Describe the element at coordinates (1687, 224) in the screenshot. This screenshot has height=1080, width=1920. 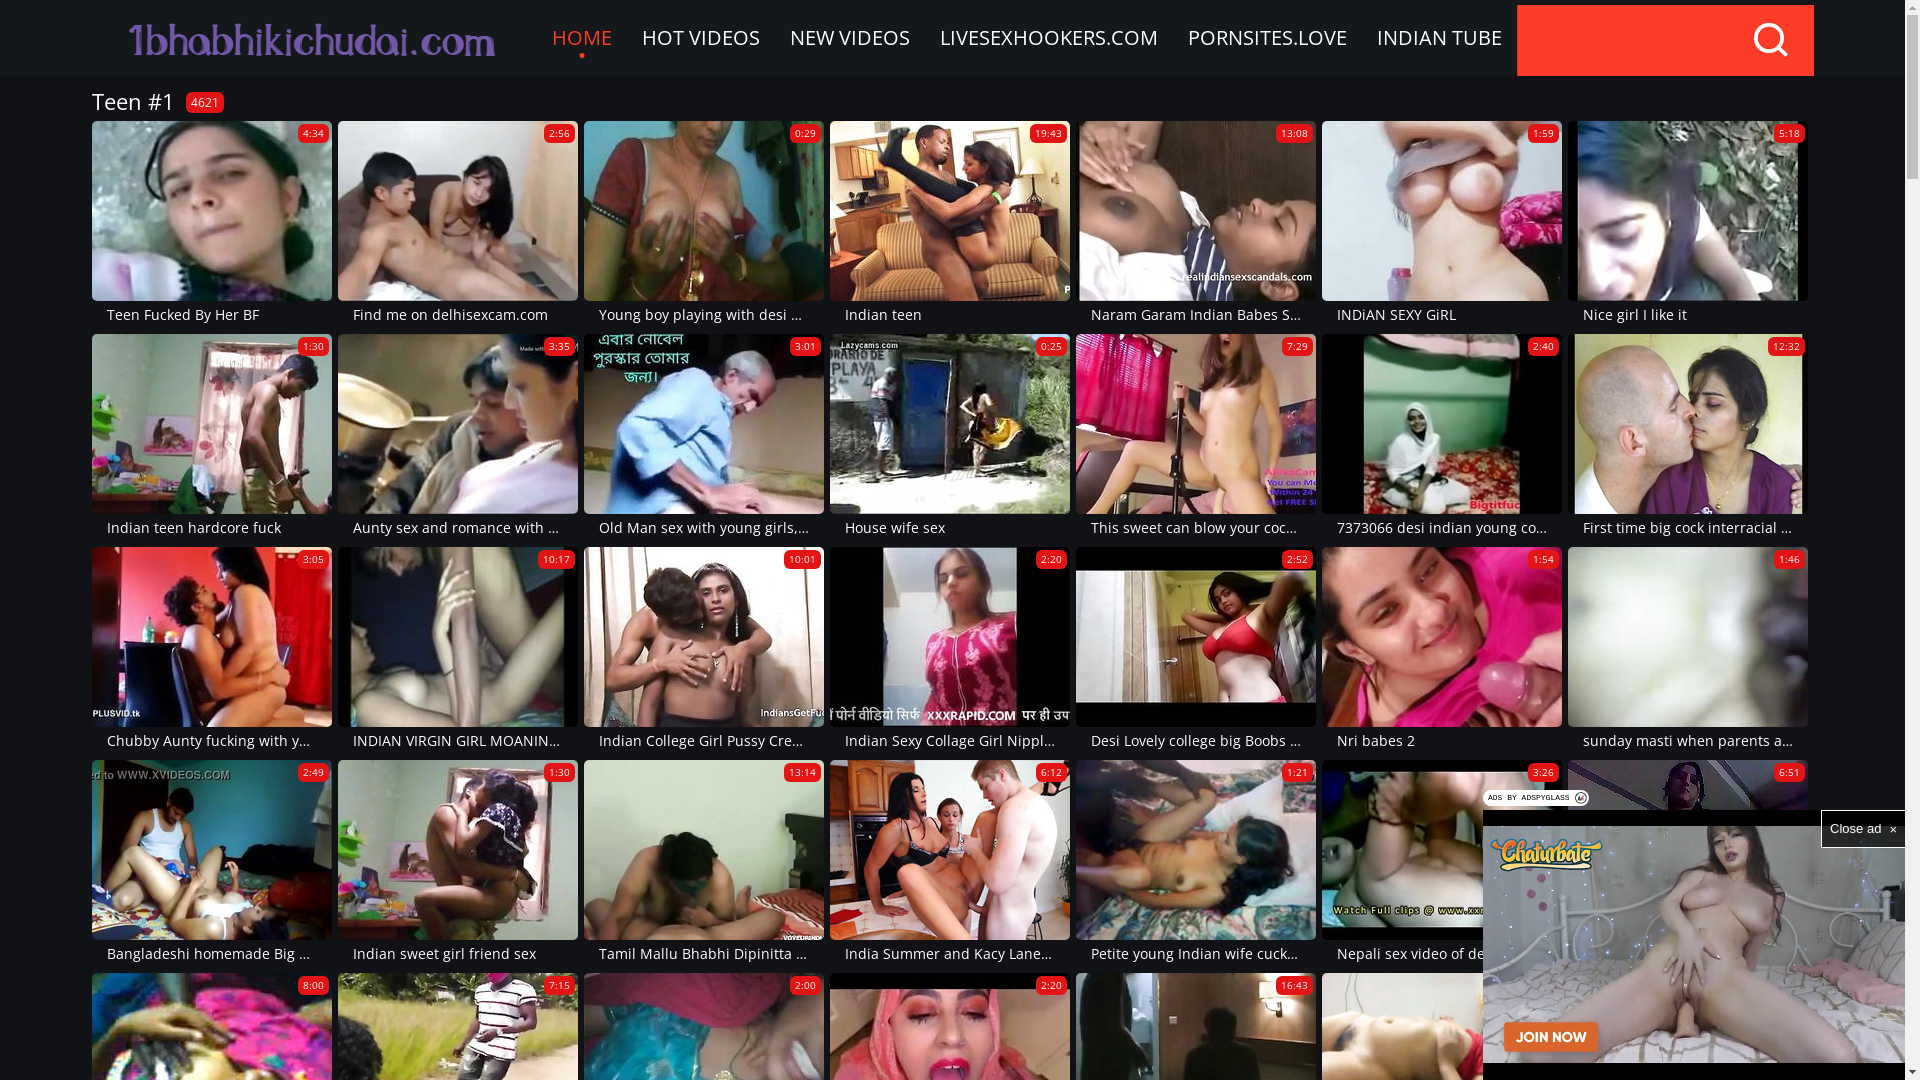
I see `'5:18` at that location.